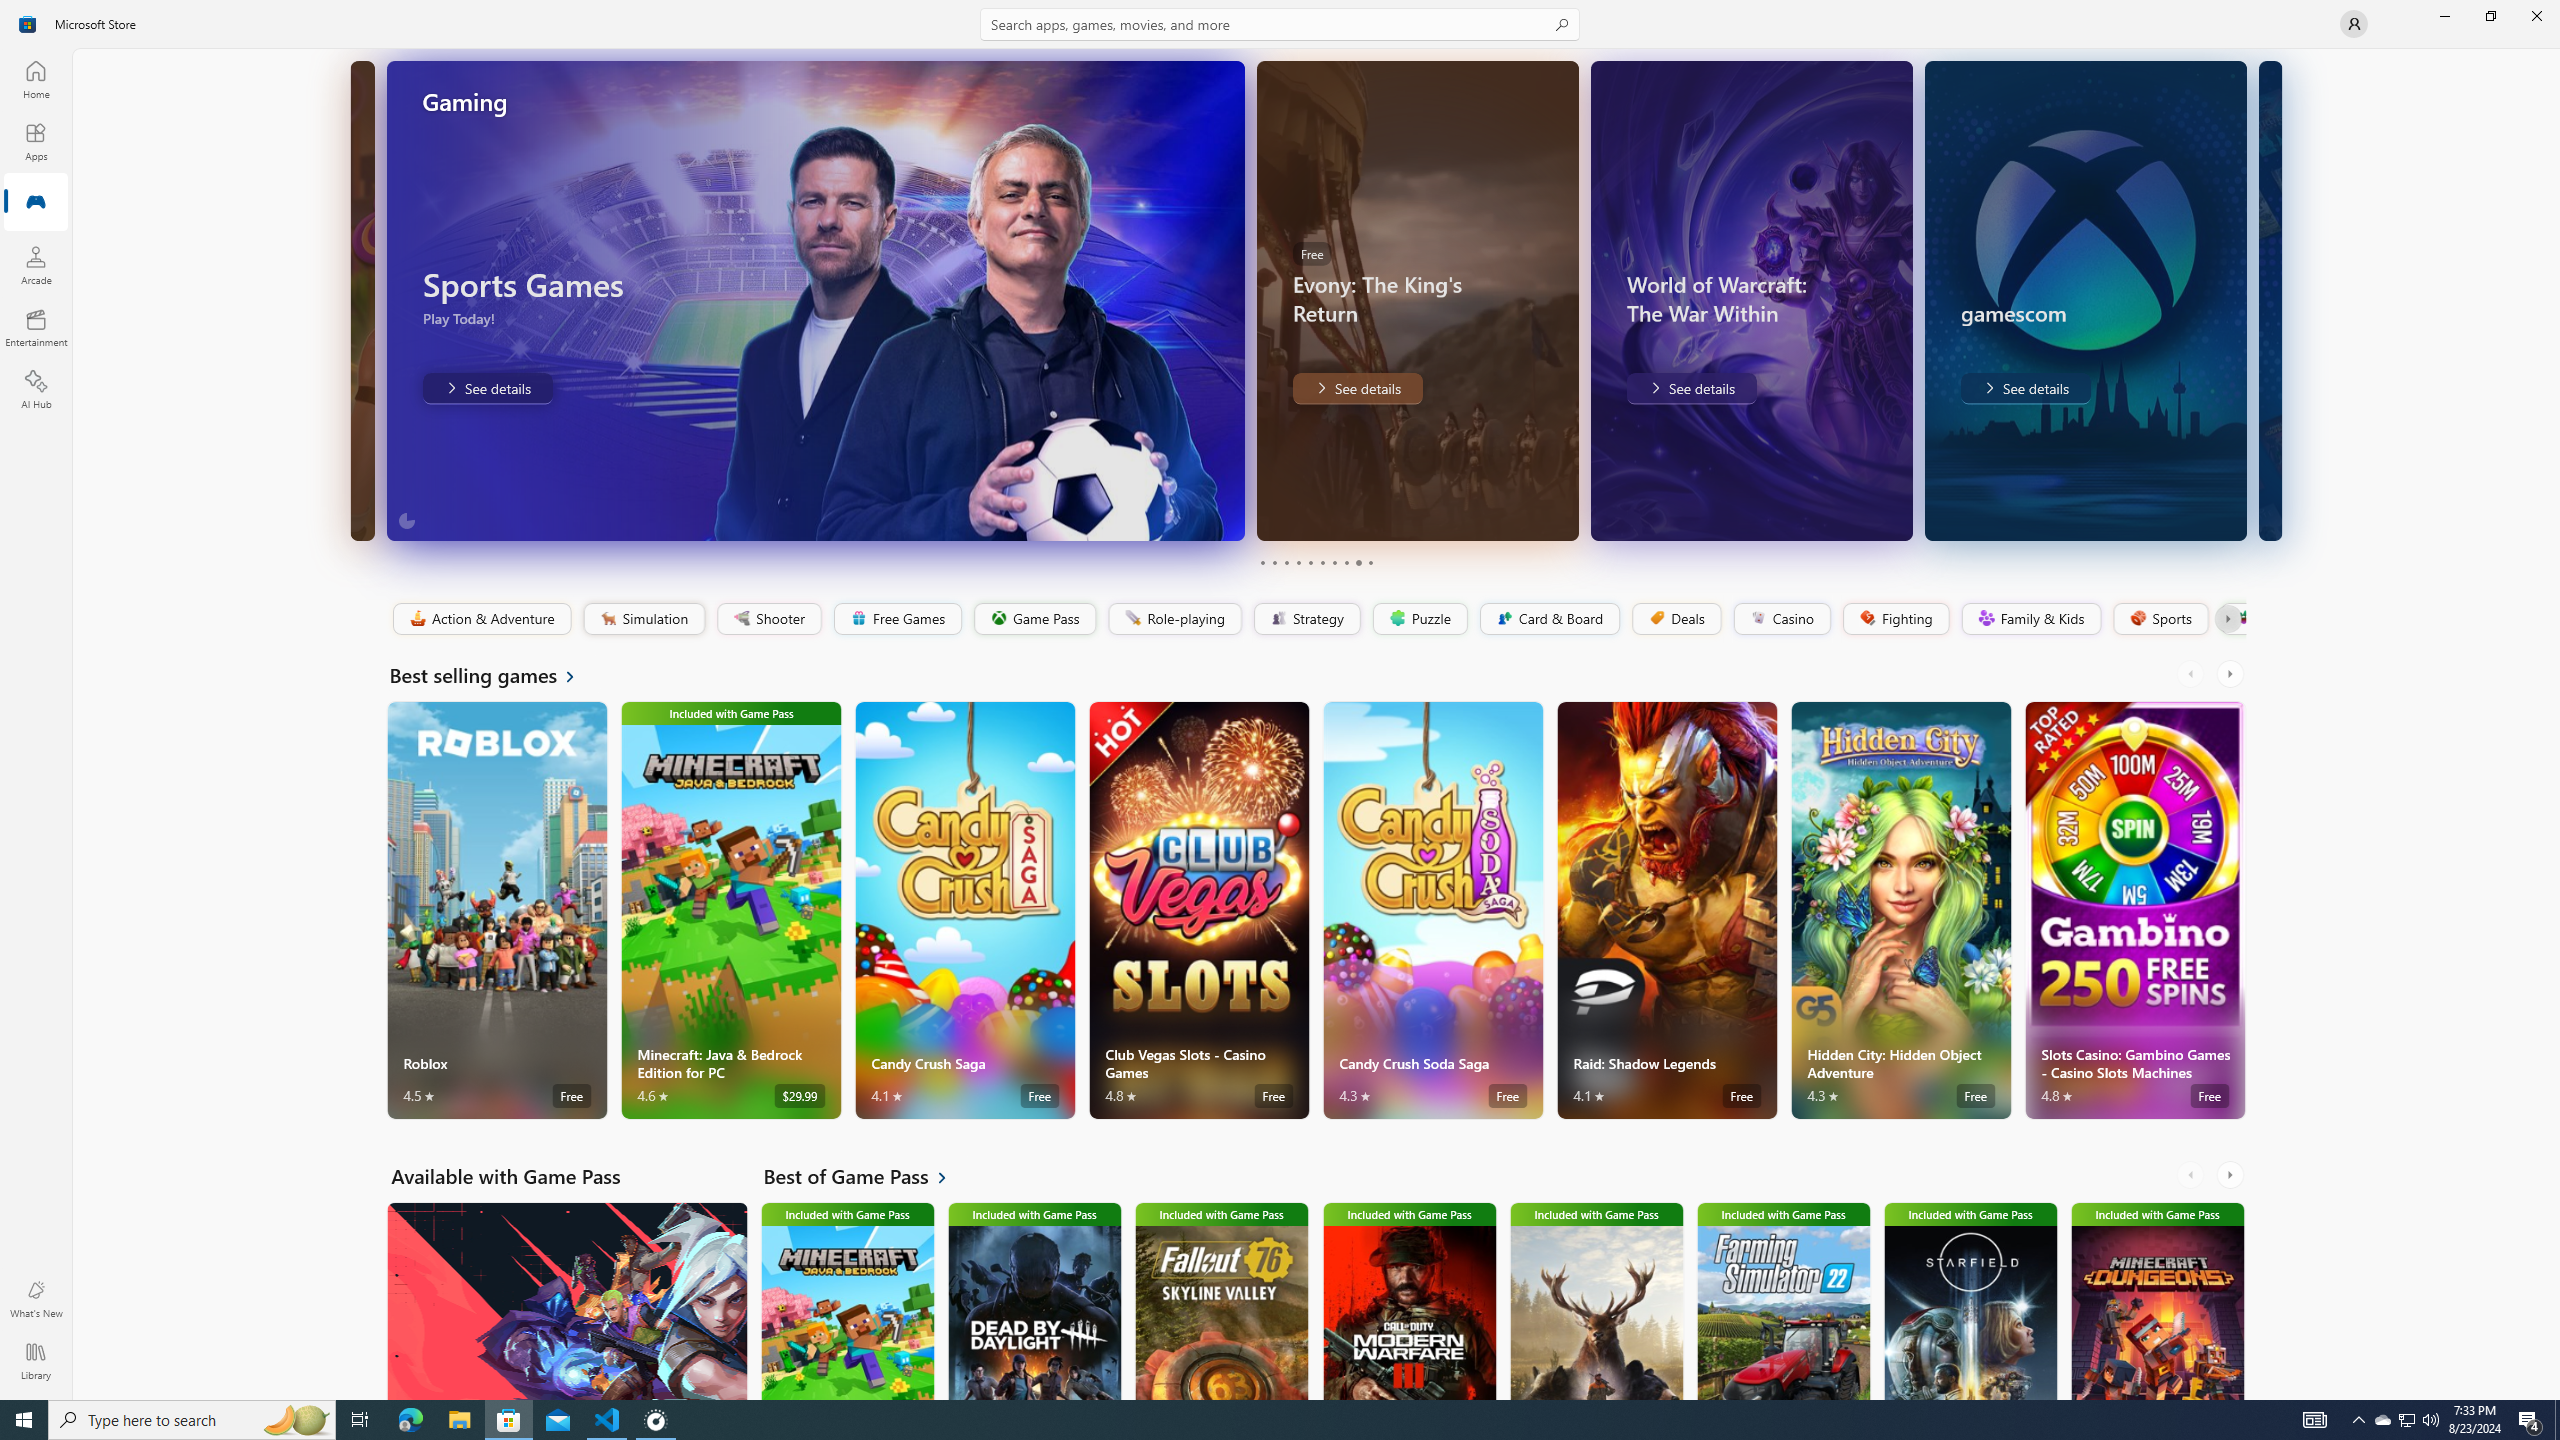 This screenshot has height=1440, width=2560. I want to click on 'AI Hub', so click(34, 388).